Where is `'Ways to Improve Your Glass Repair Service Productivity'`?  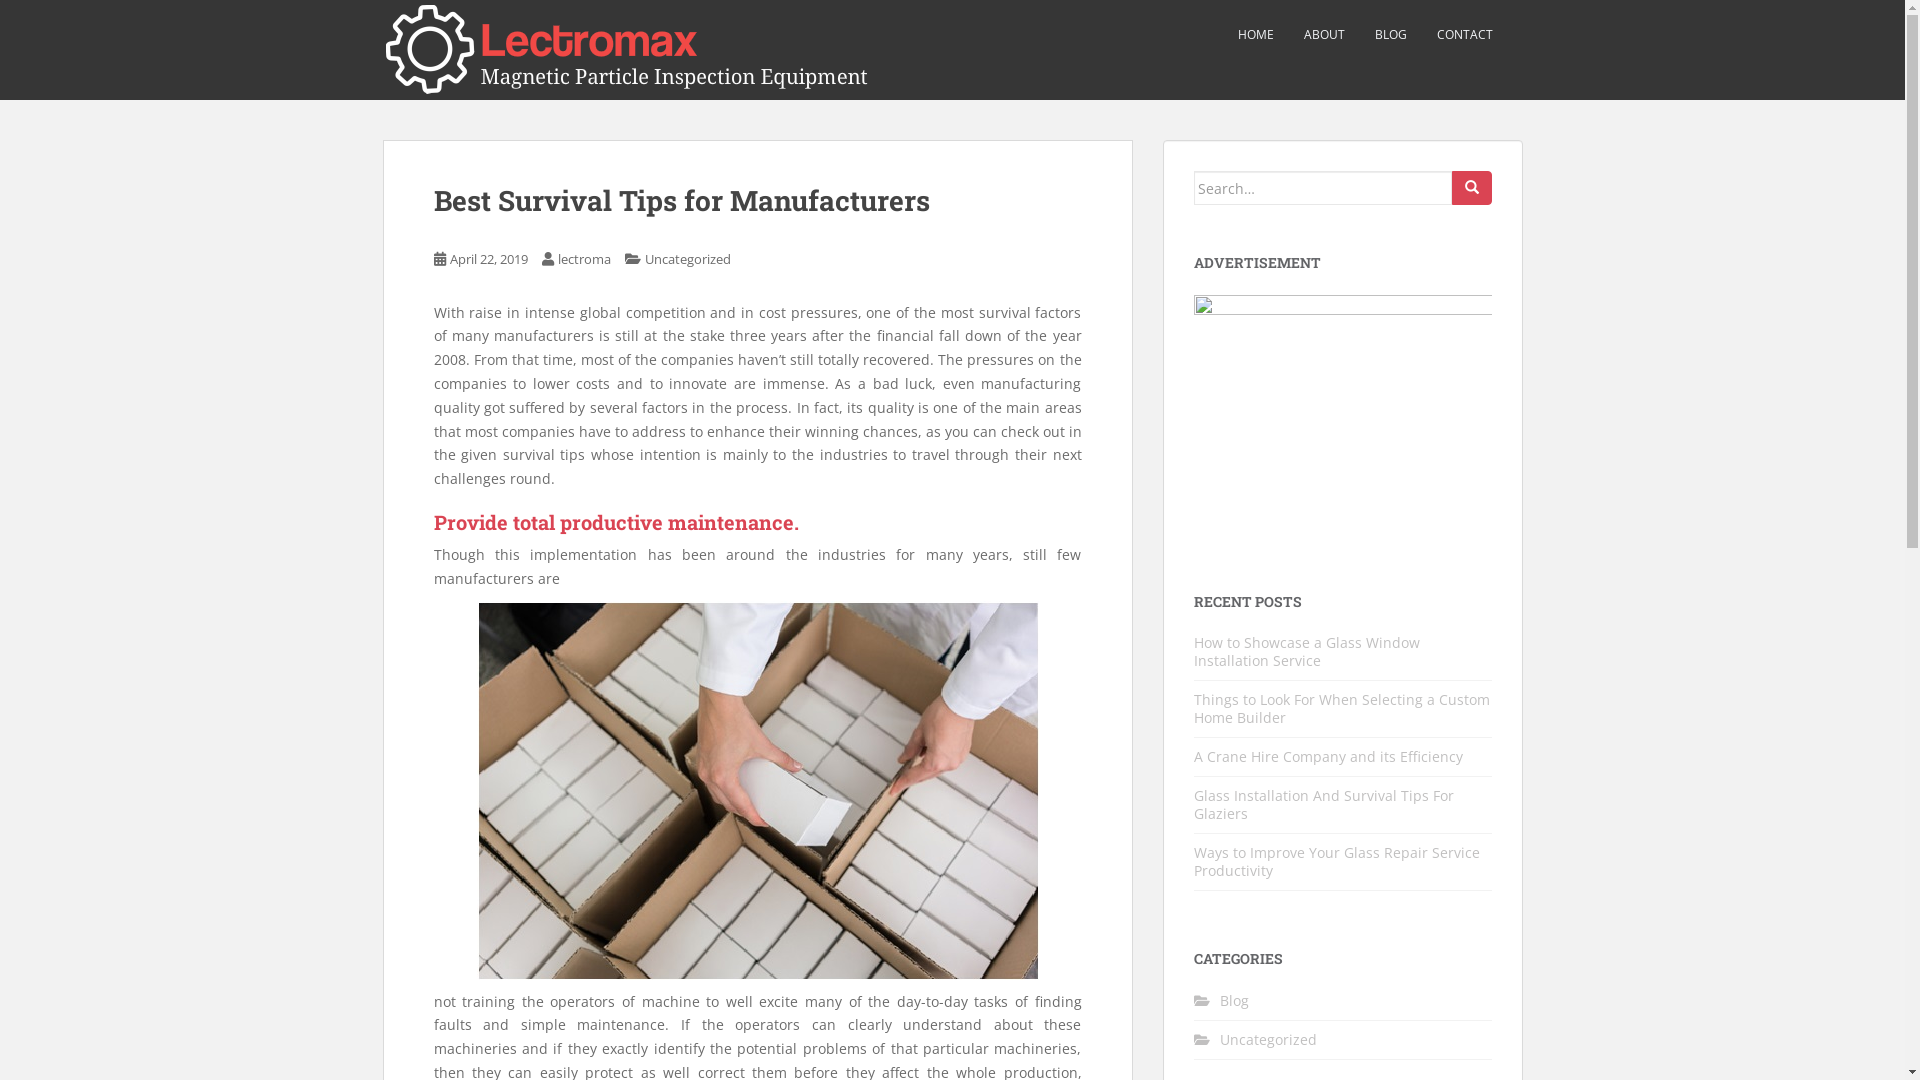
'Ways to Improve Your Glass Repair Service Productivity' is located at coordinates (1337, 860).